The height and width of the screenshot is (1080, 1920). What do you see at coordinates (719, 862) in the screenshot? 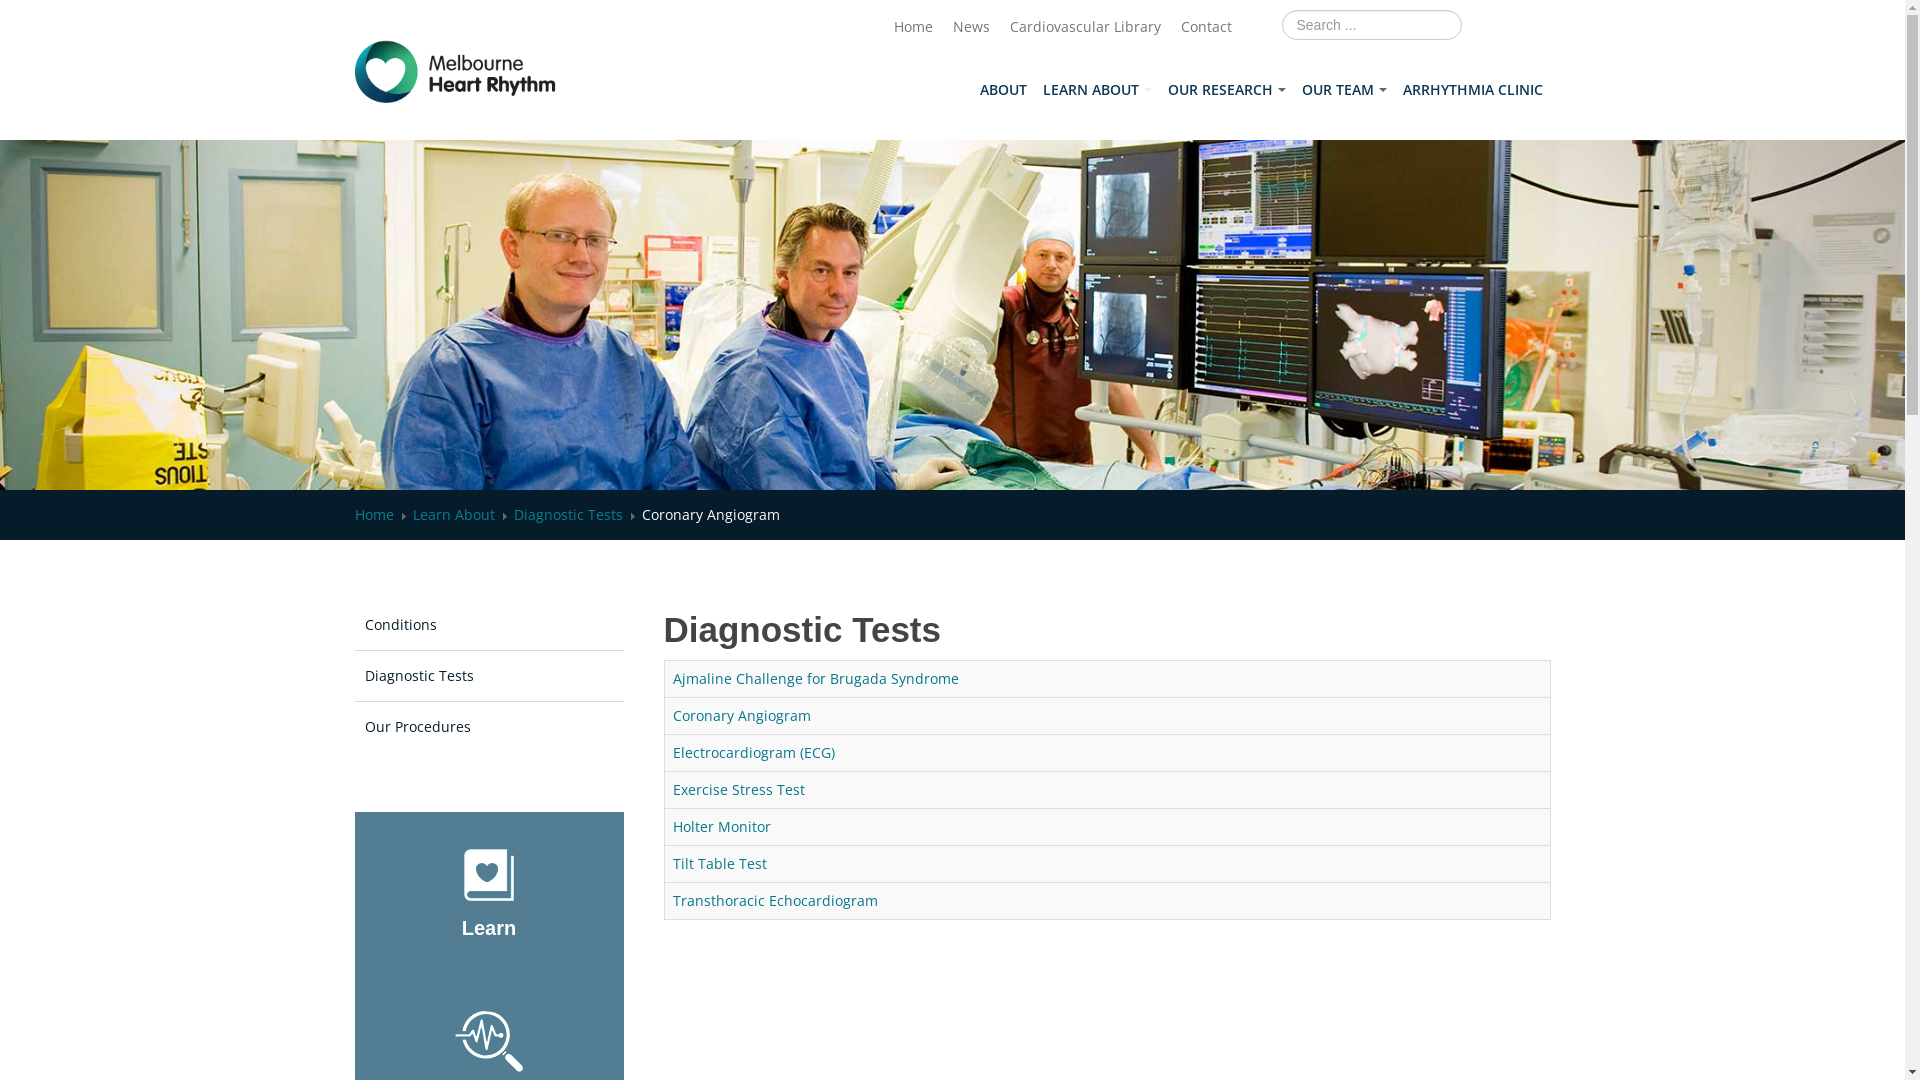
I see `'Tilt Table Test'` at bounding box center [719, 862].